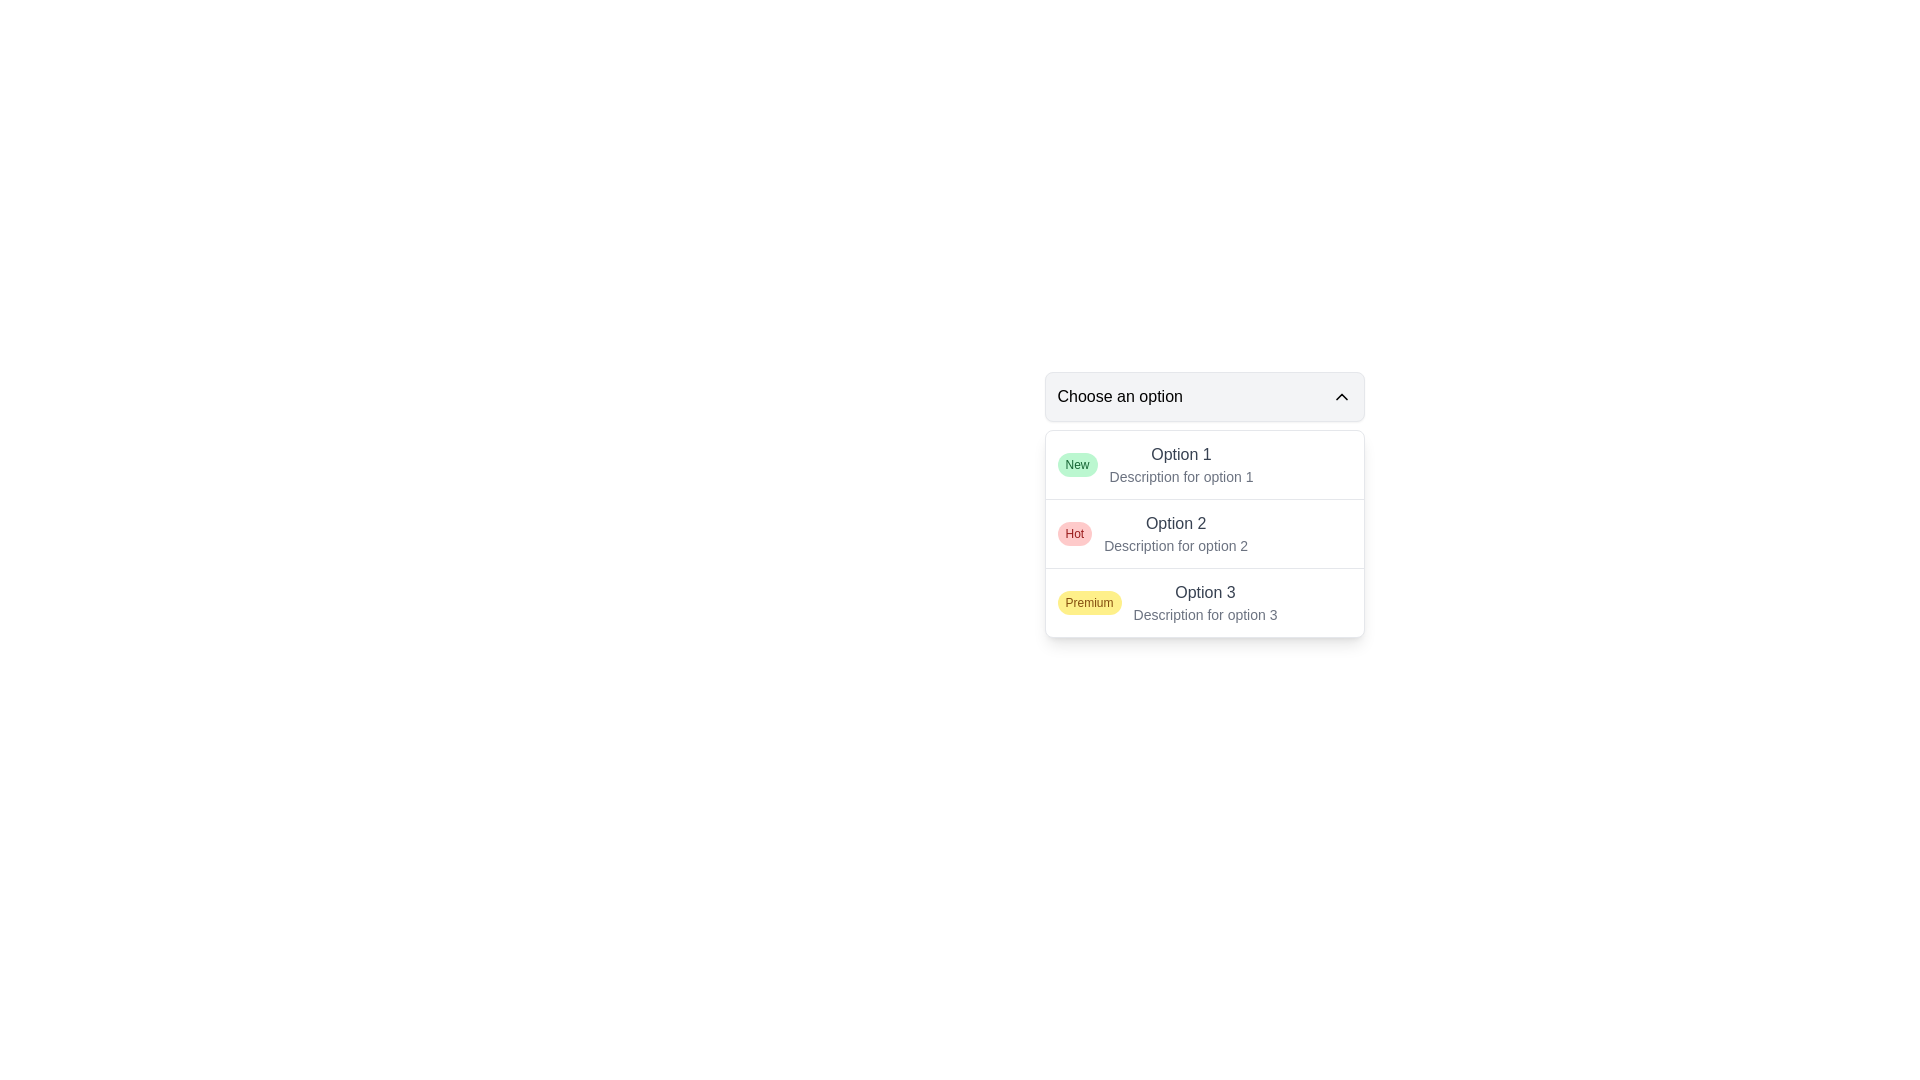 This screenshot has width=1920, height=1080. What do you see at coordinates (1204, 601) in the screenshot?
I see `the List Item representing 'Option 3' in the dropdown menu` at bounding box center [1204, 601].